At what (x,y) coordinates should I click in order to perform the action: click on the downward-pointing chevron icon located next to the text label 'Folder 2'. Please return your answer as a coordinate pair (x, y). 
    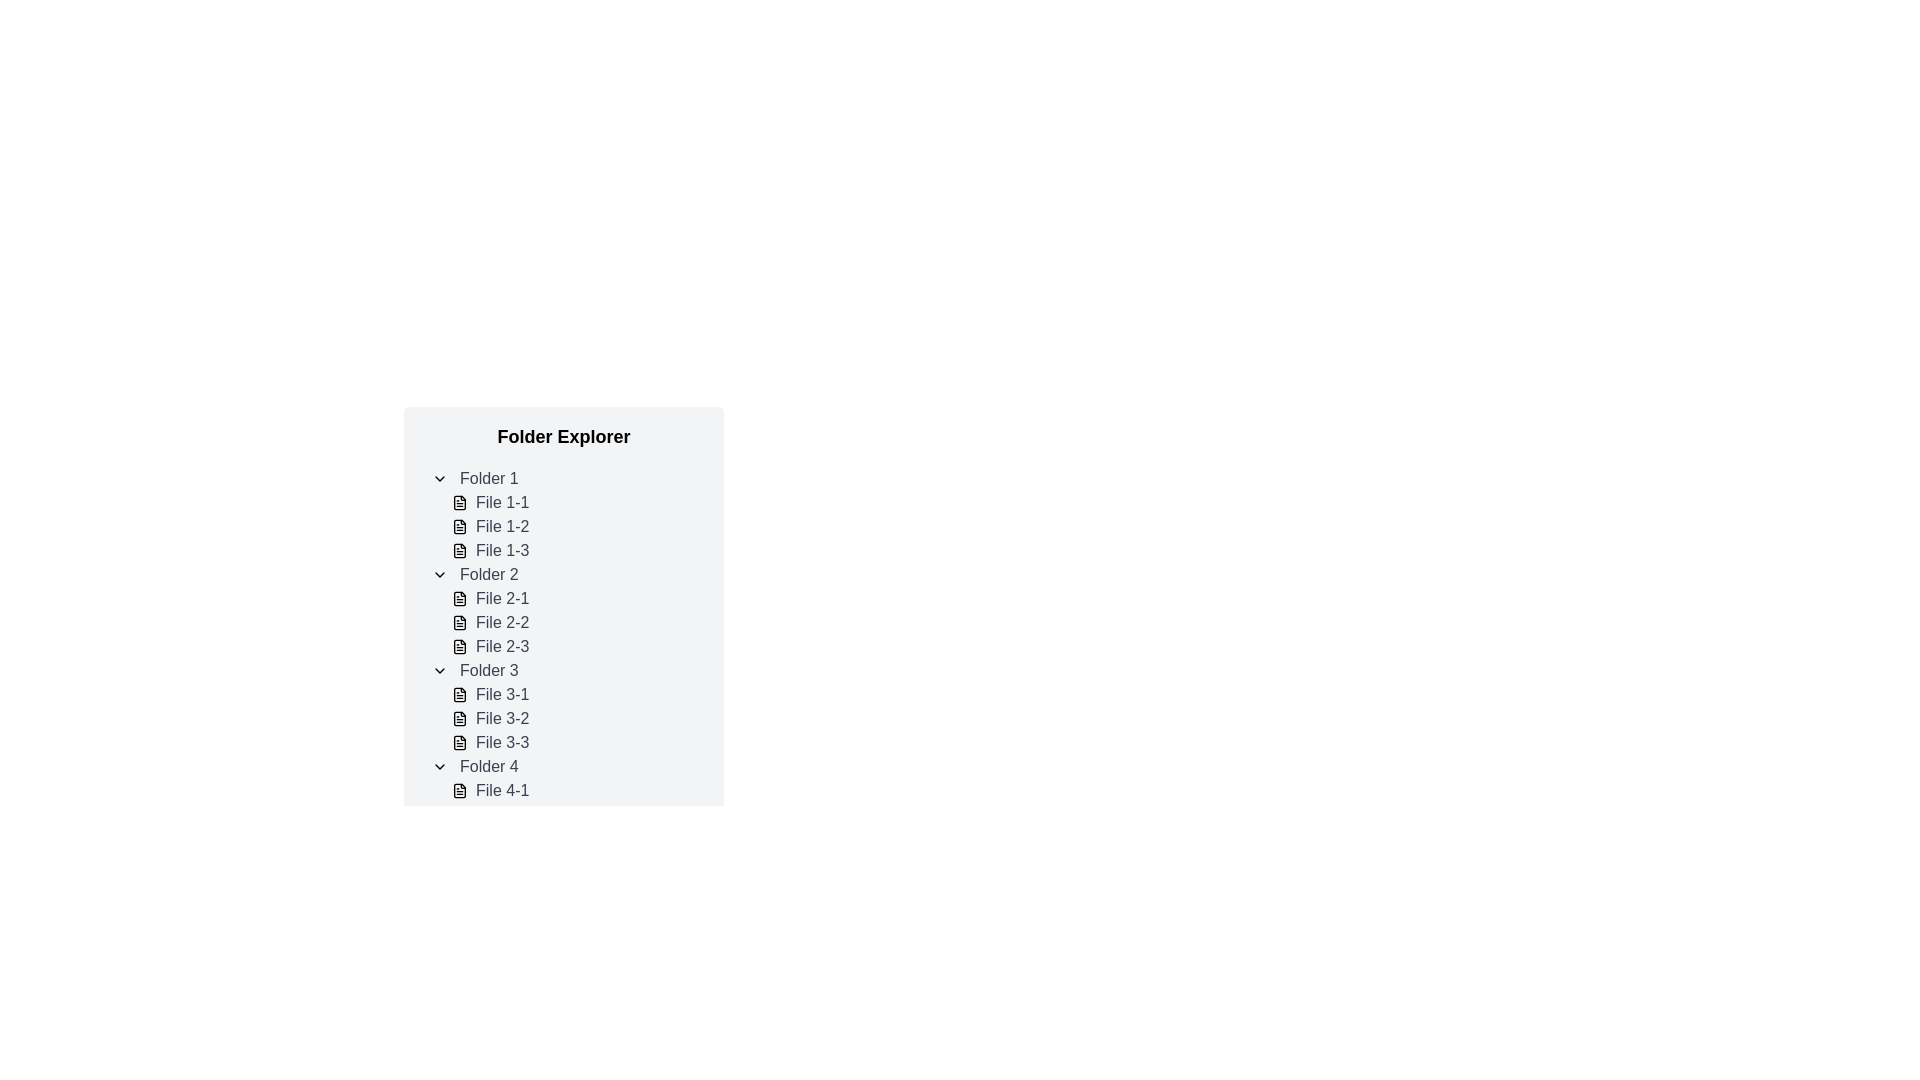
    Looking at the image, I should click on (439, 574).